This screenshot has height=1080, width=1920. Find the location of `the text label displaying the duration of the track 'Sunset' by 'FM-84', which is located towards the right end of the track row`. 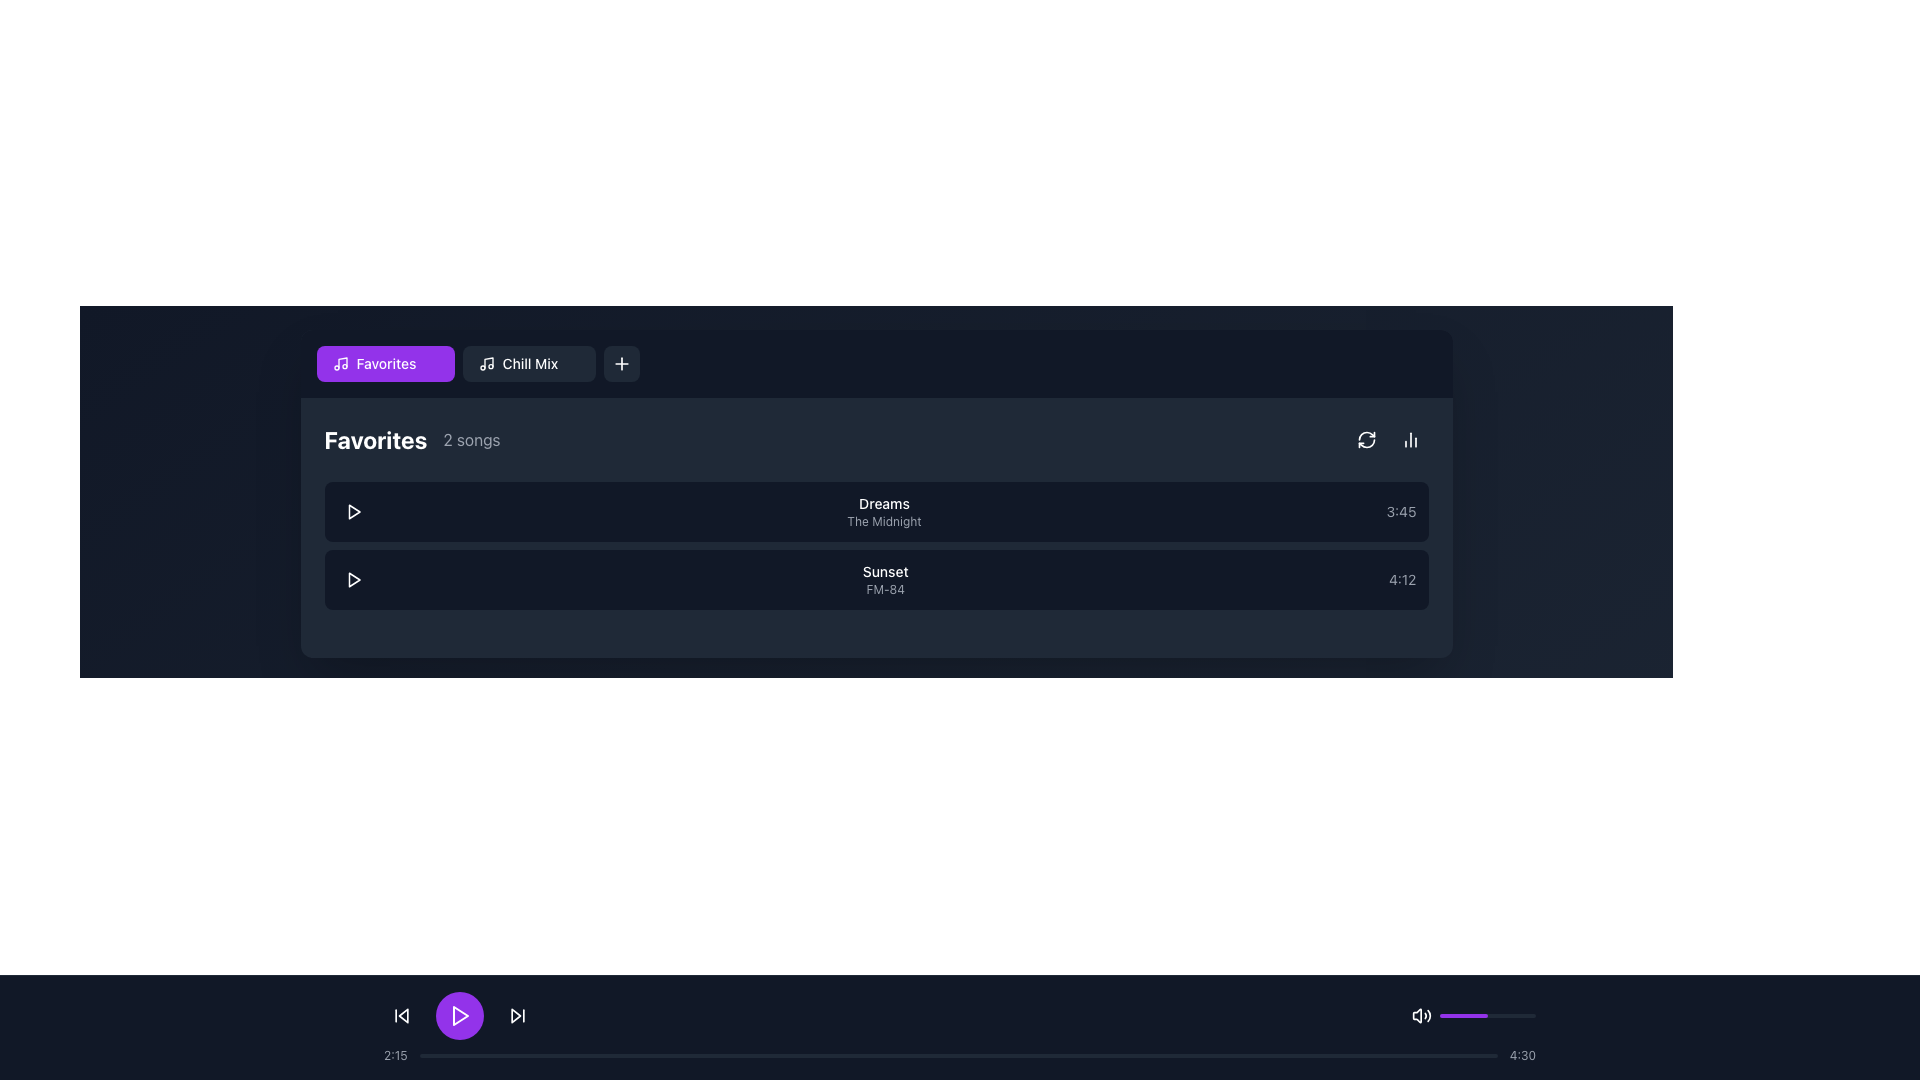

the text label displaying the duration of the track 'Sunset' by 'FM-84', which is located towards the right end of the track row is located at coordinates (1401, 579).